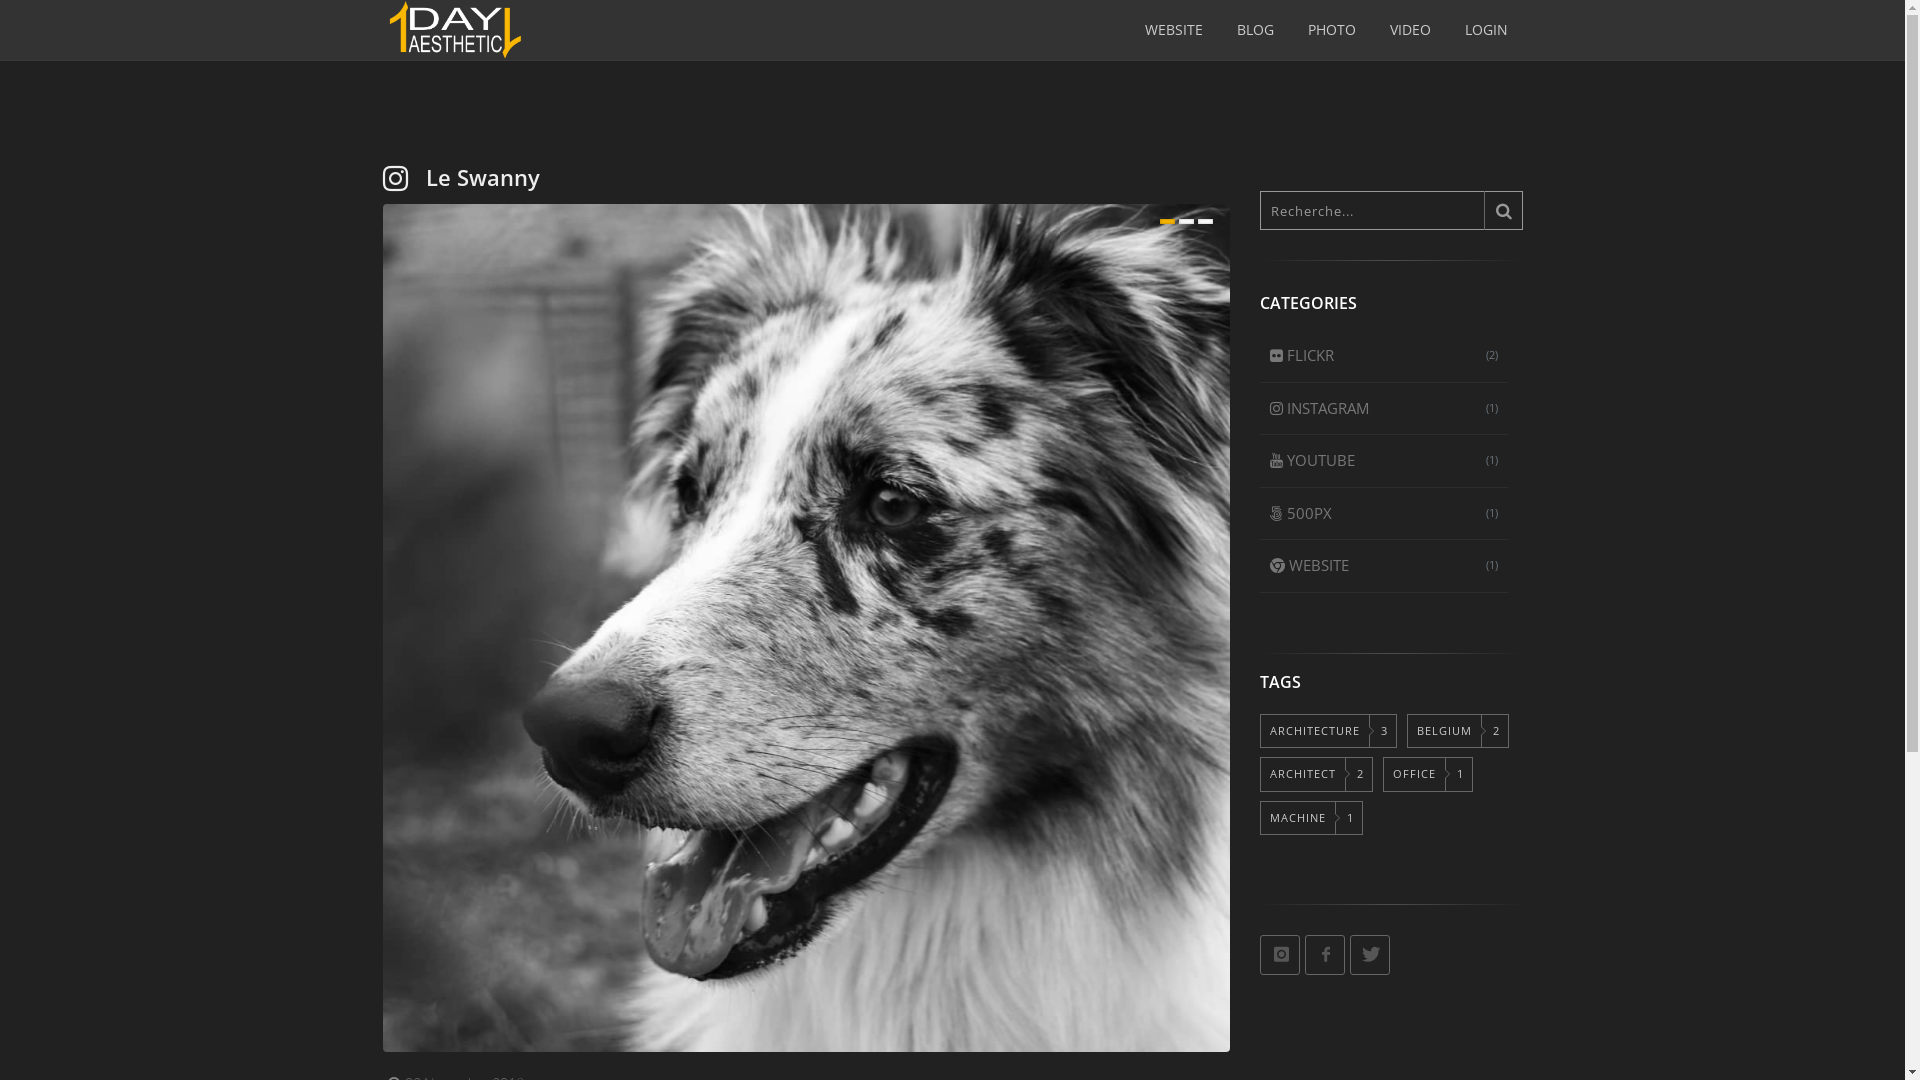 Image resolution: width=1920 pixels, height=1080 pixels. I want to click on '(1), so click(1258, 461).